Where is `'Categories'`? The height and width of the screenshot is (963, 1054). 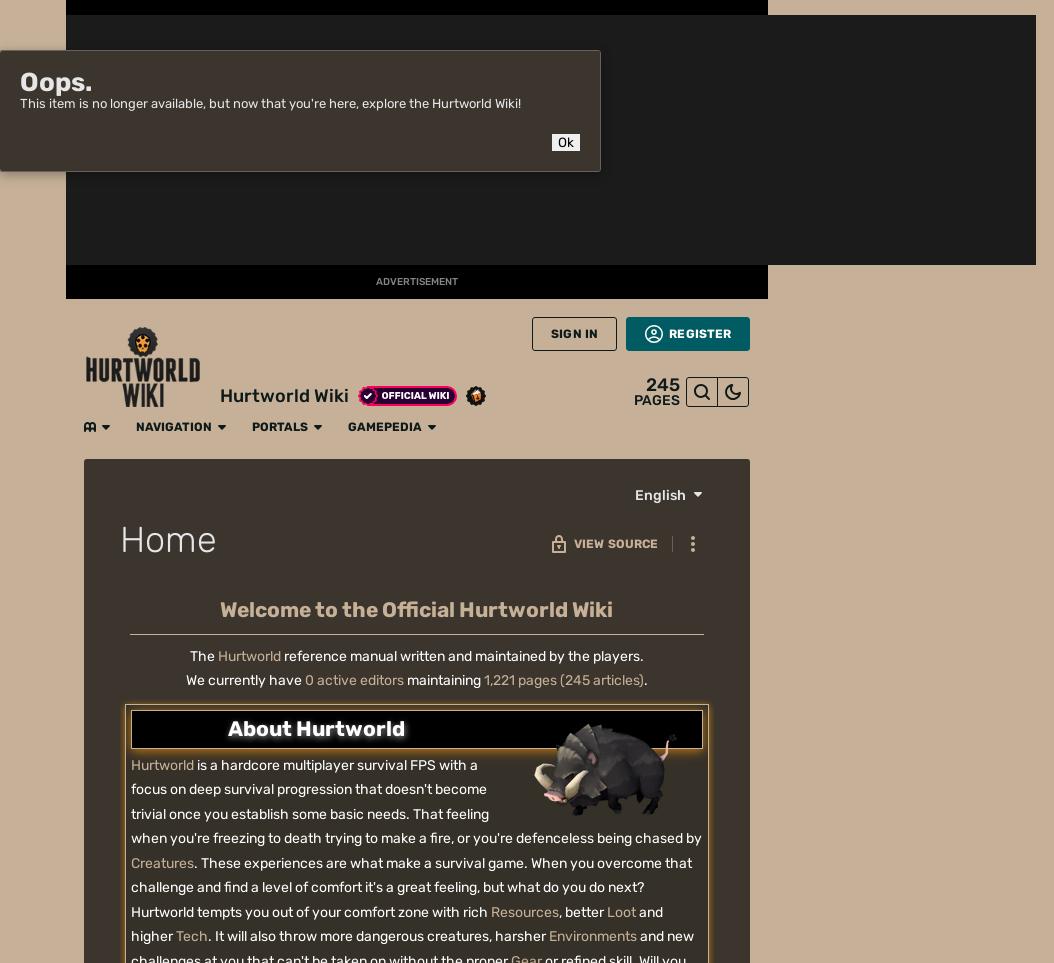 'Categories' is located at coordinates (165, 309).